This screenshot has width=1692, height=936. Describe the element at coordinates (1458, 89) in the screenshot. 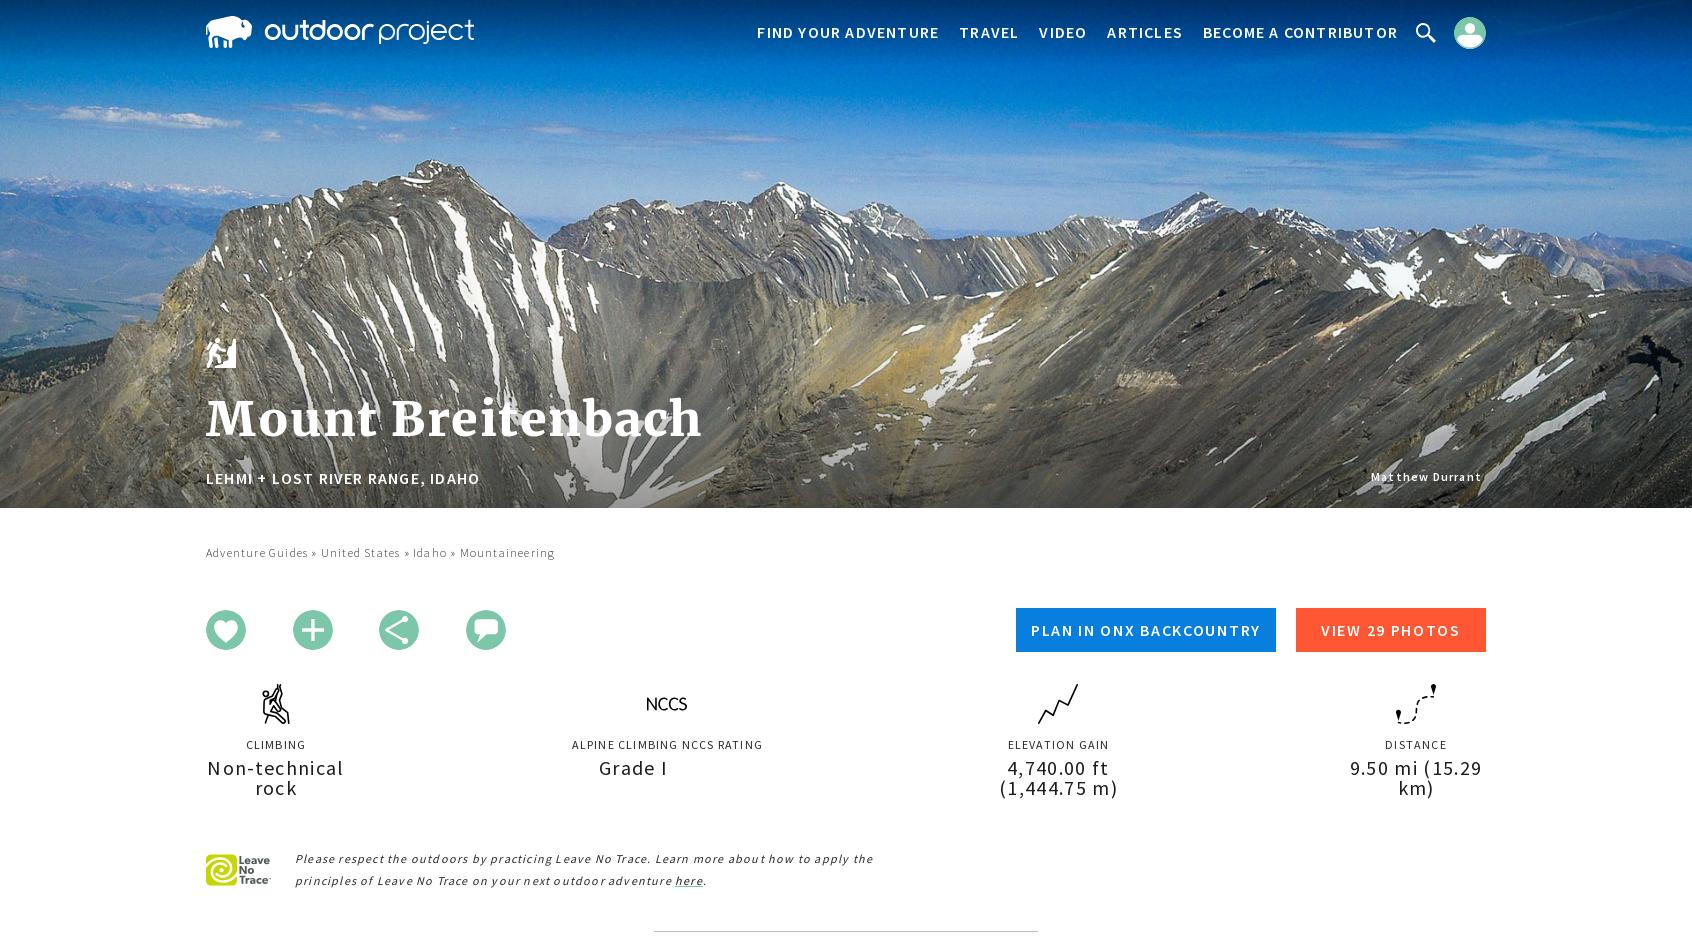

I see `'Sign In'` at that location.